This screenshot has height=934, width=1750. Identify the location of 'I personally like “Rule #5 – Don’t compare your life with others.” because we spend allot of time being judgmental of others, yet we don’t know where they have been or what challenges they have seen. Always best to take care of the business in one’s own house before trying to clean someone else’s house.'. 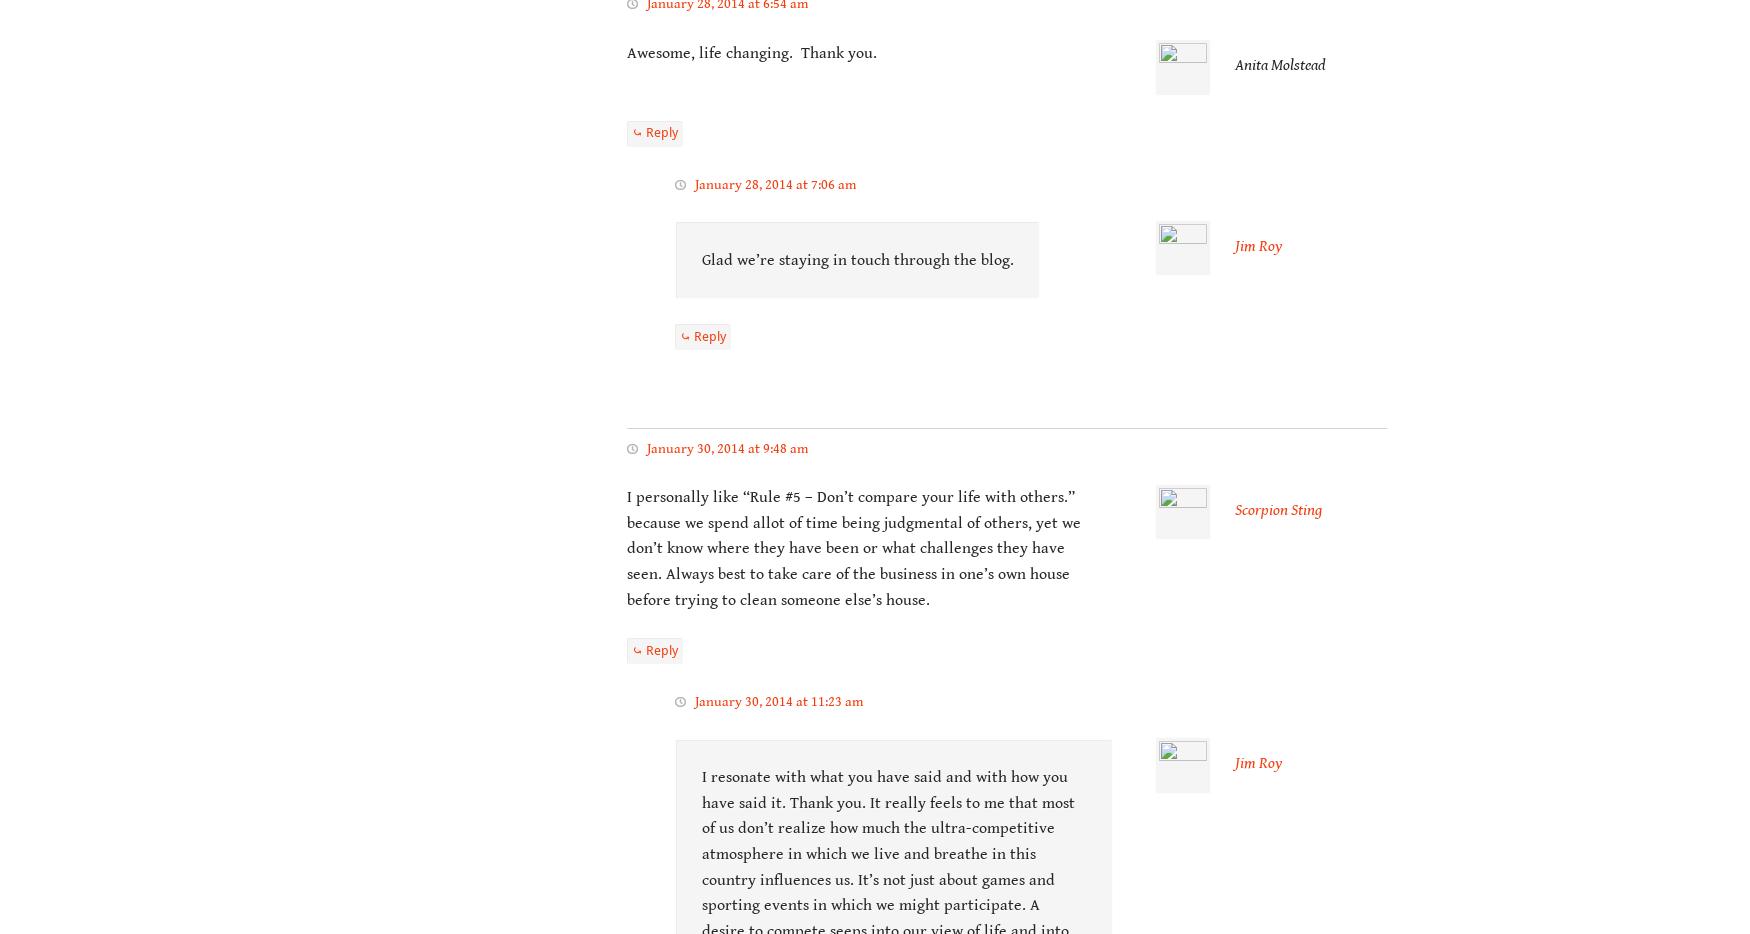
(854, 548).